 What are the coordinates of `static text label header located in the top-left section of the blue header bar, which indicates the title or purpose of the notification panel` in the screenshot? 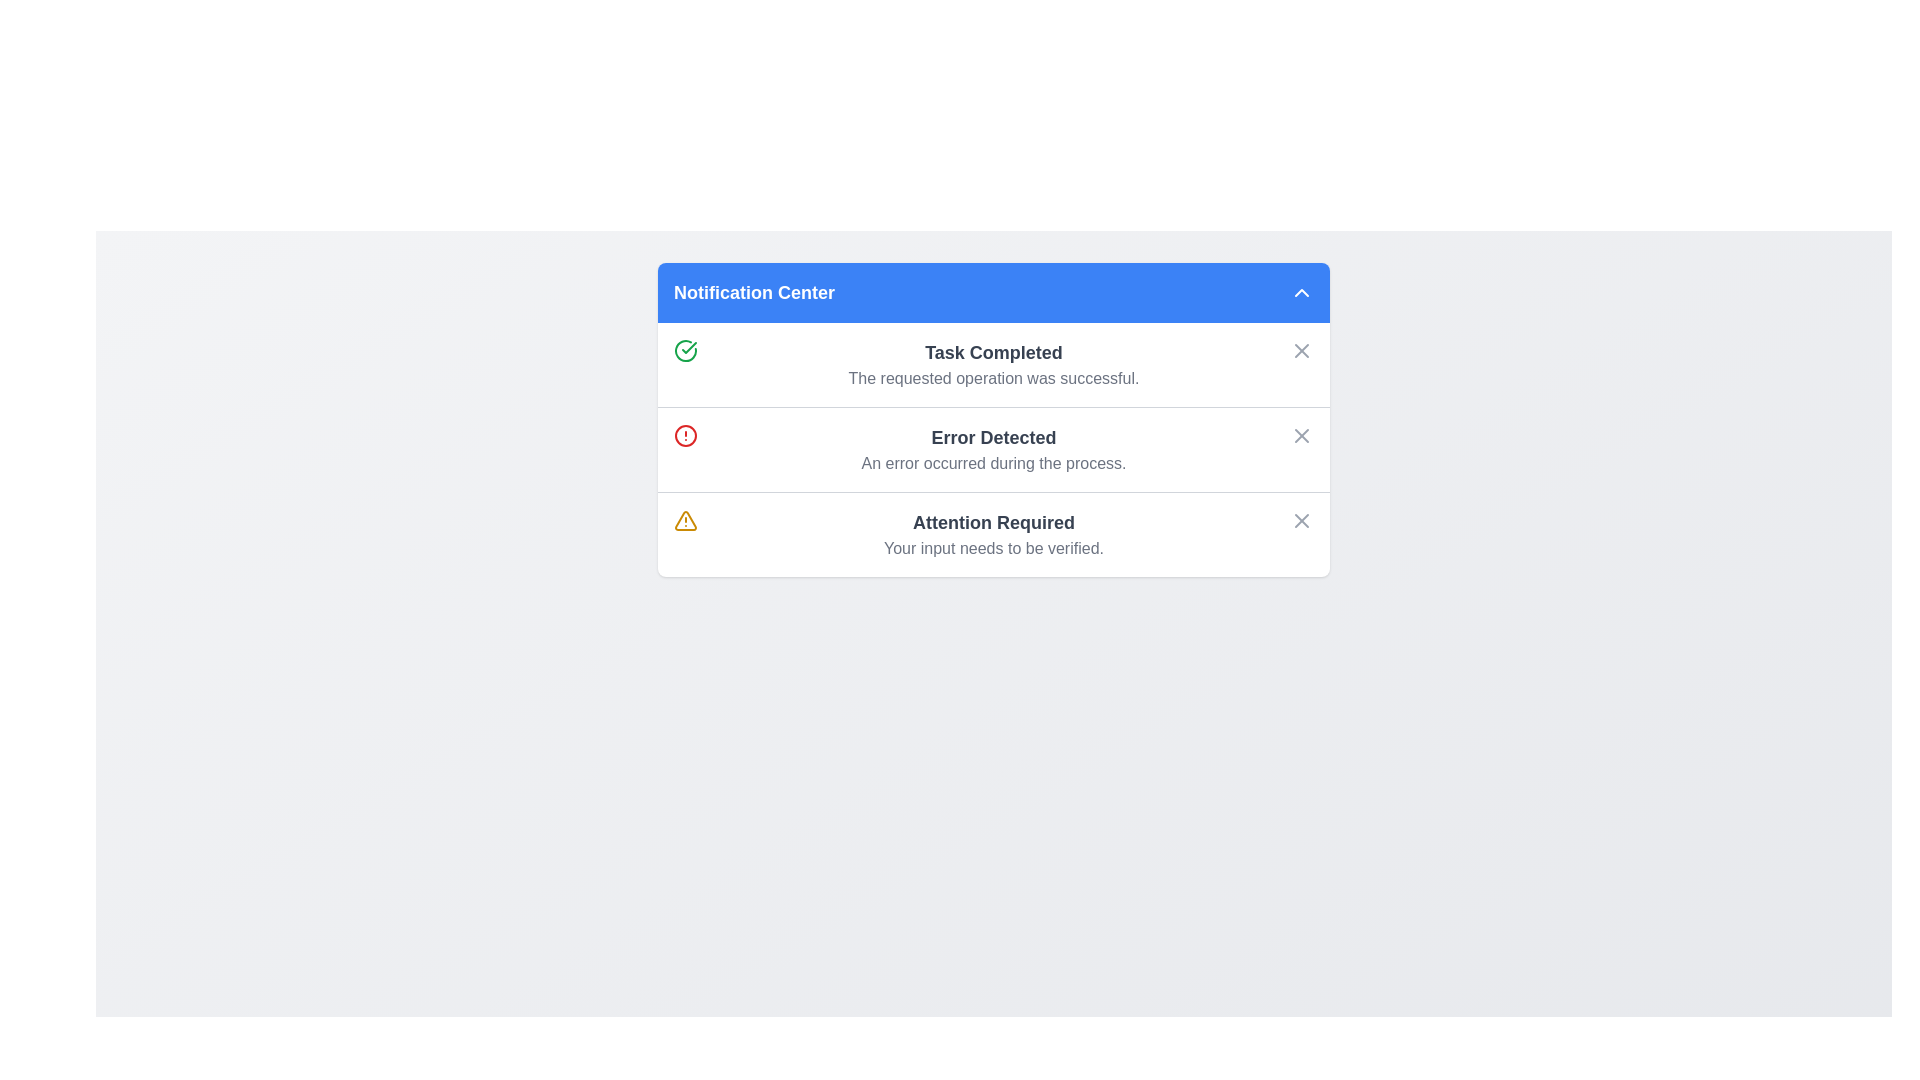 It's located at (753, 293).